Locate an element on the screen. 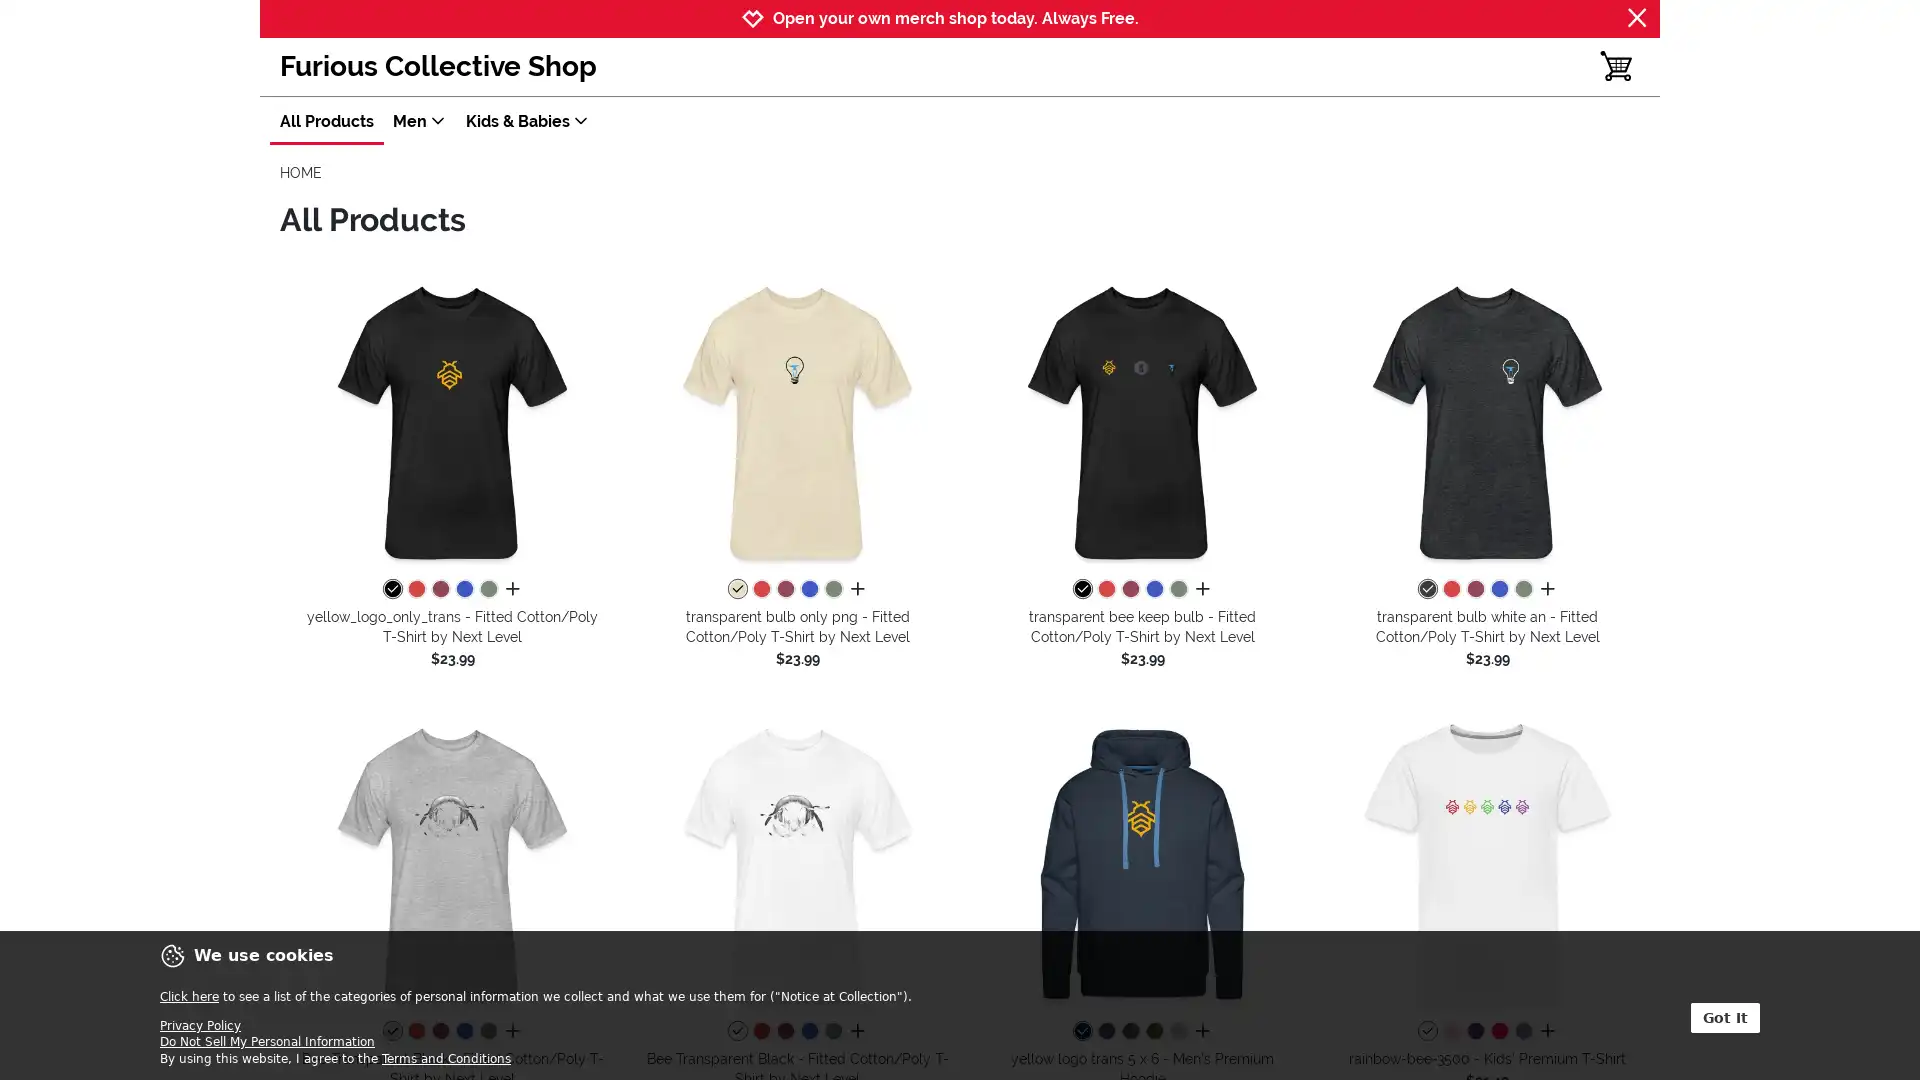  transparent bulb white an - Fitted Cotton/Poly T-Shirt by Next Level is located at coordinates (1487, 420).